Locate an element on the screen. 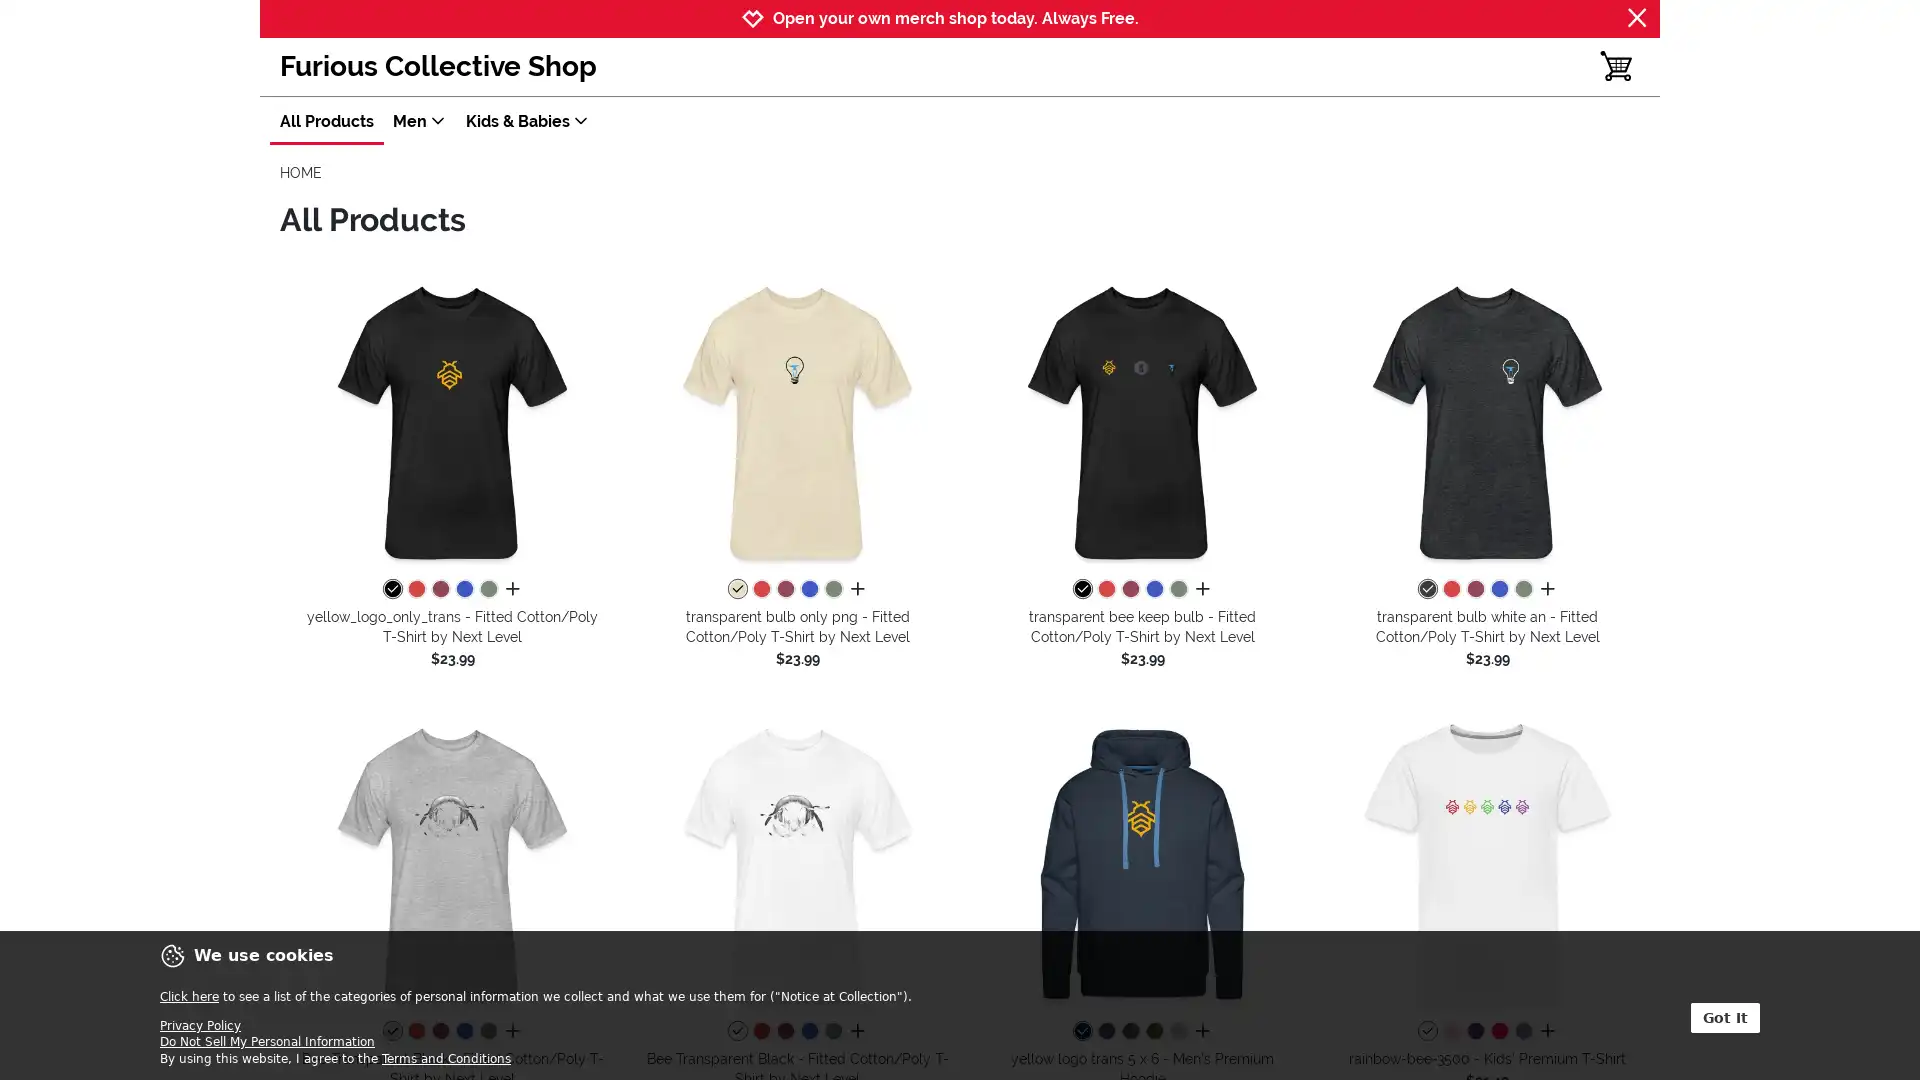  transparent bulb white an - Fitted Cotton/Poly T-Shirt by Next Level is located at coordinates (1487, 420).